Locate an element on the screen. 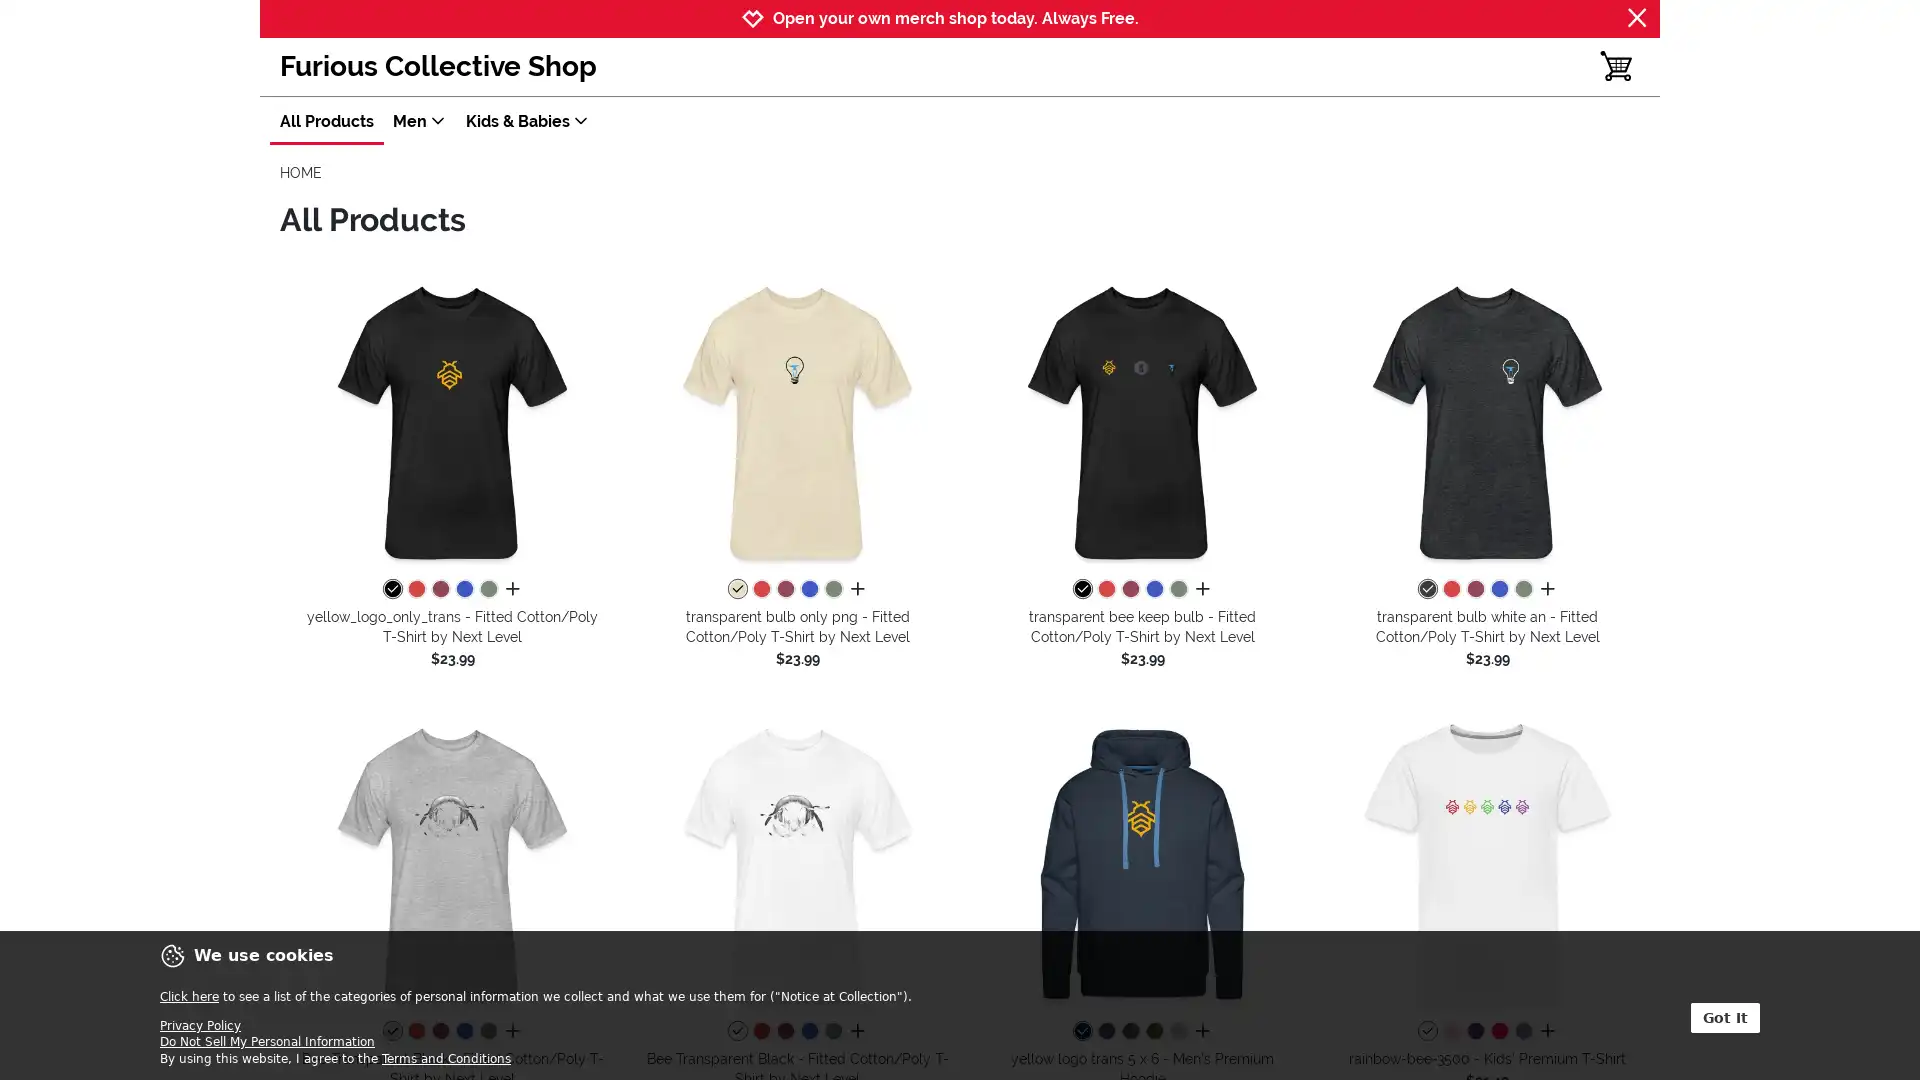  transparent bulb white an - Fitted Cotton/Poly T-Shirt by Next Level is located at coordinates (1487, 420).